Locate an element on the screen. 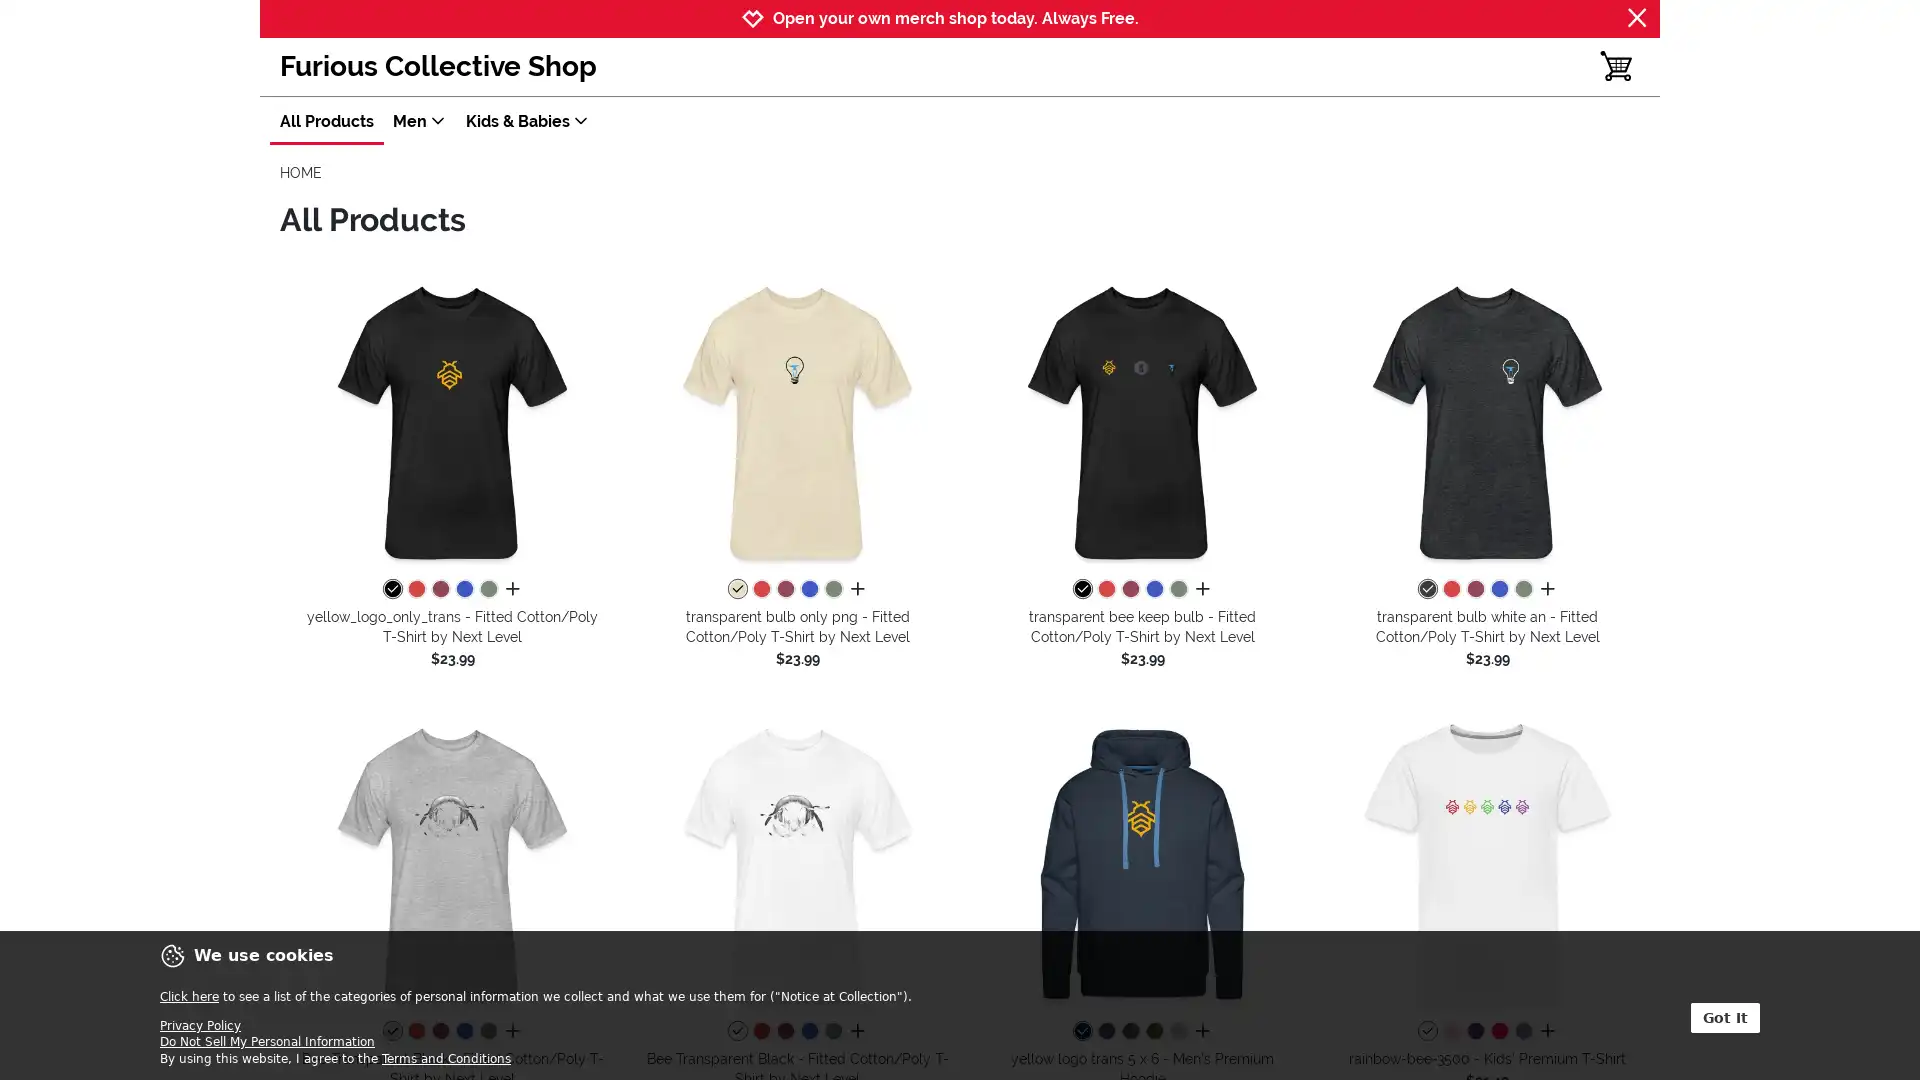  transparent bulb white an - Fitted Cotton/Poly T-Shirt by Next Level is located at coordinates (1487, 420).